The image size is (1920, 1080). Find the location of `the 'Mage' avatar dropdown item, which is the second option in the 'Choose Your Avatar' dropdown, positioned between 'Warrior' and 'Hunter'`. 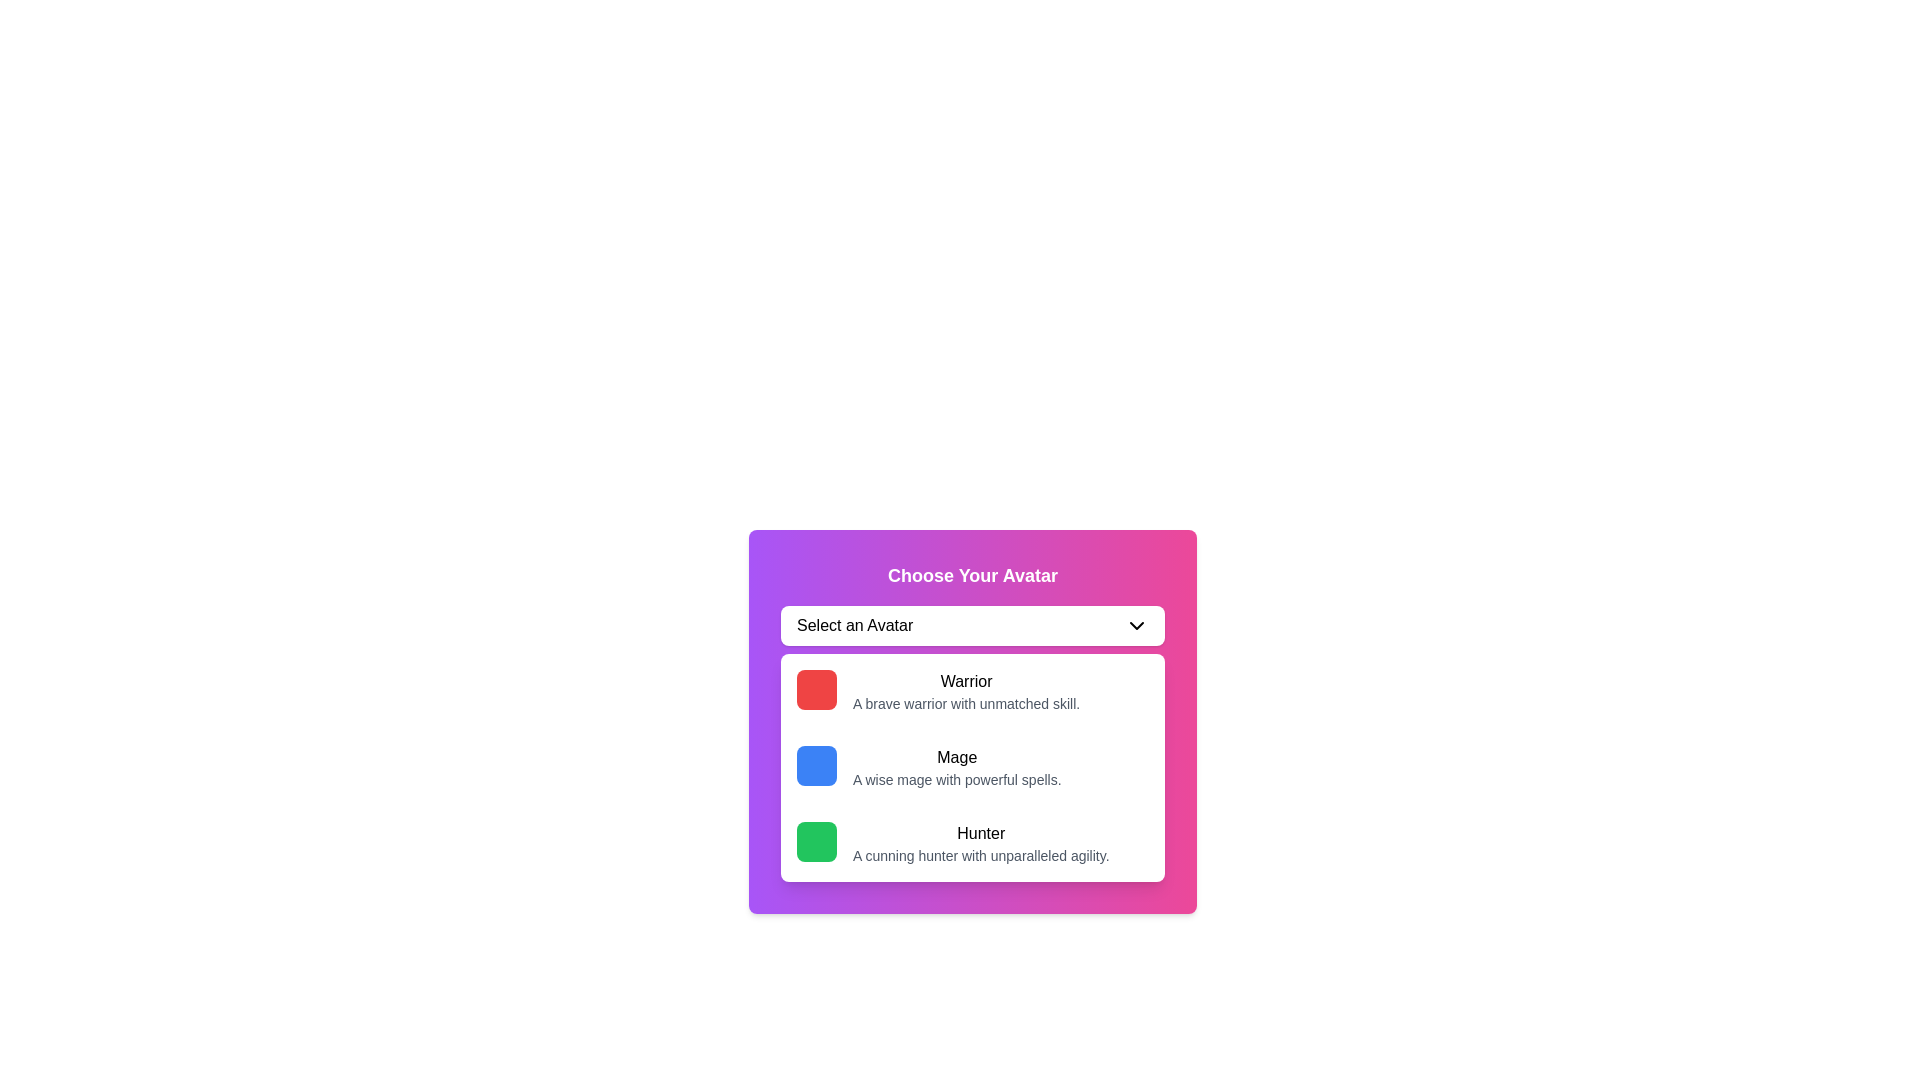

the 'Mage' avatar dropdown item, which is the second option in the 'Choose Your Avatar' dropdown, positioned between 'Warrior' and 'Hunter' is located at coordinates (973, 744).